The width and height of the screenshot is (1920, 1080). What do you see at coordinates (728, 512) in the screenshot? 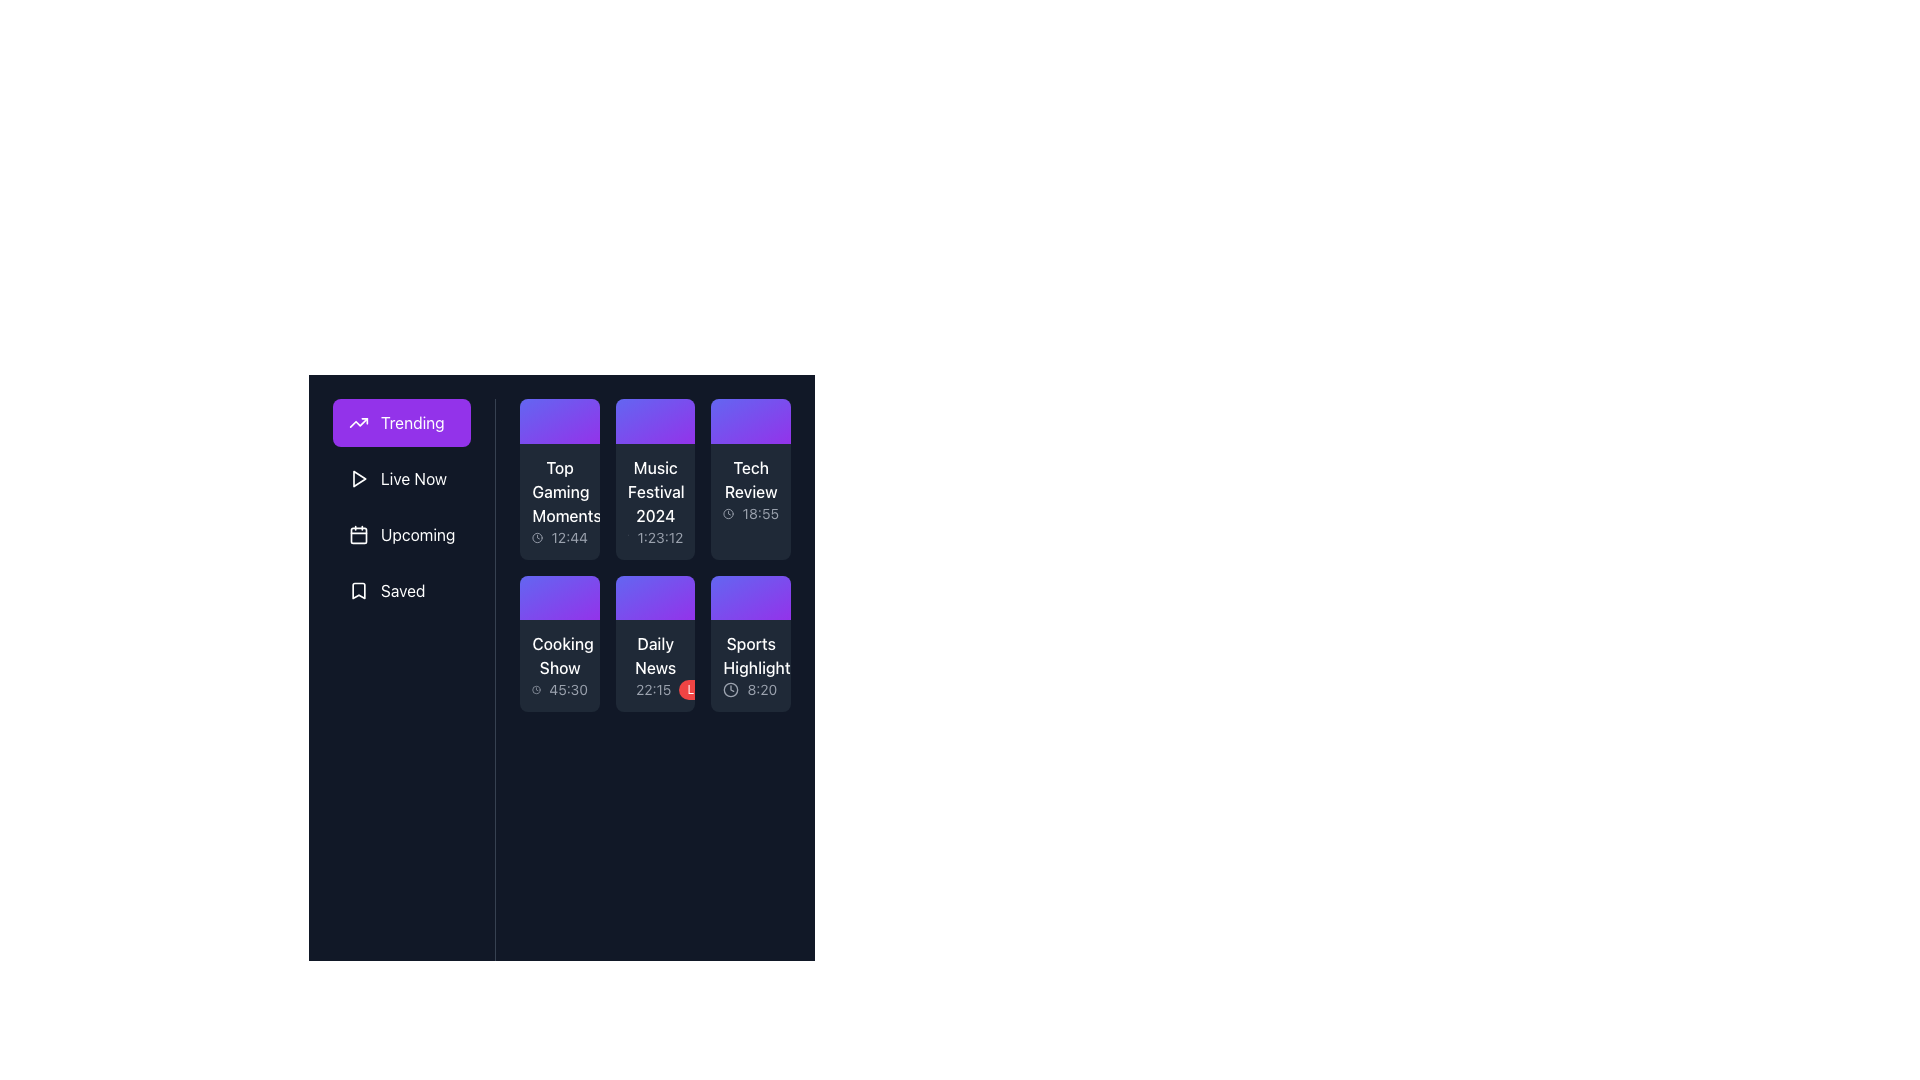
I see `the SVG circle element located within the third card under the 'Tech Review' label, which serves as a decorative part of the clock icon` at bounding box center [728, 512].